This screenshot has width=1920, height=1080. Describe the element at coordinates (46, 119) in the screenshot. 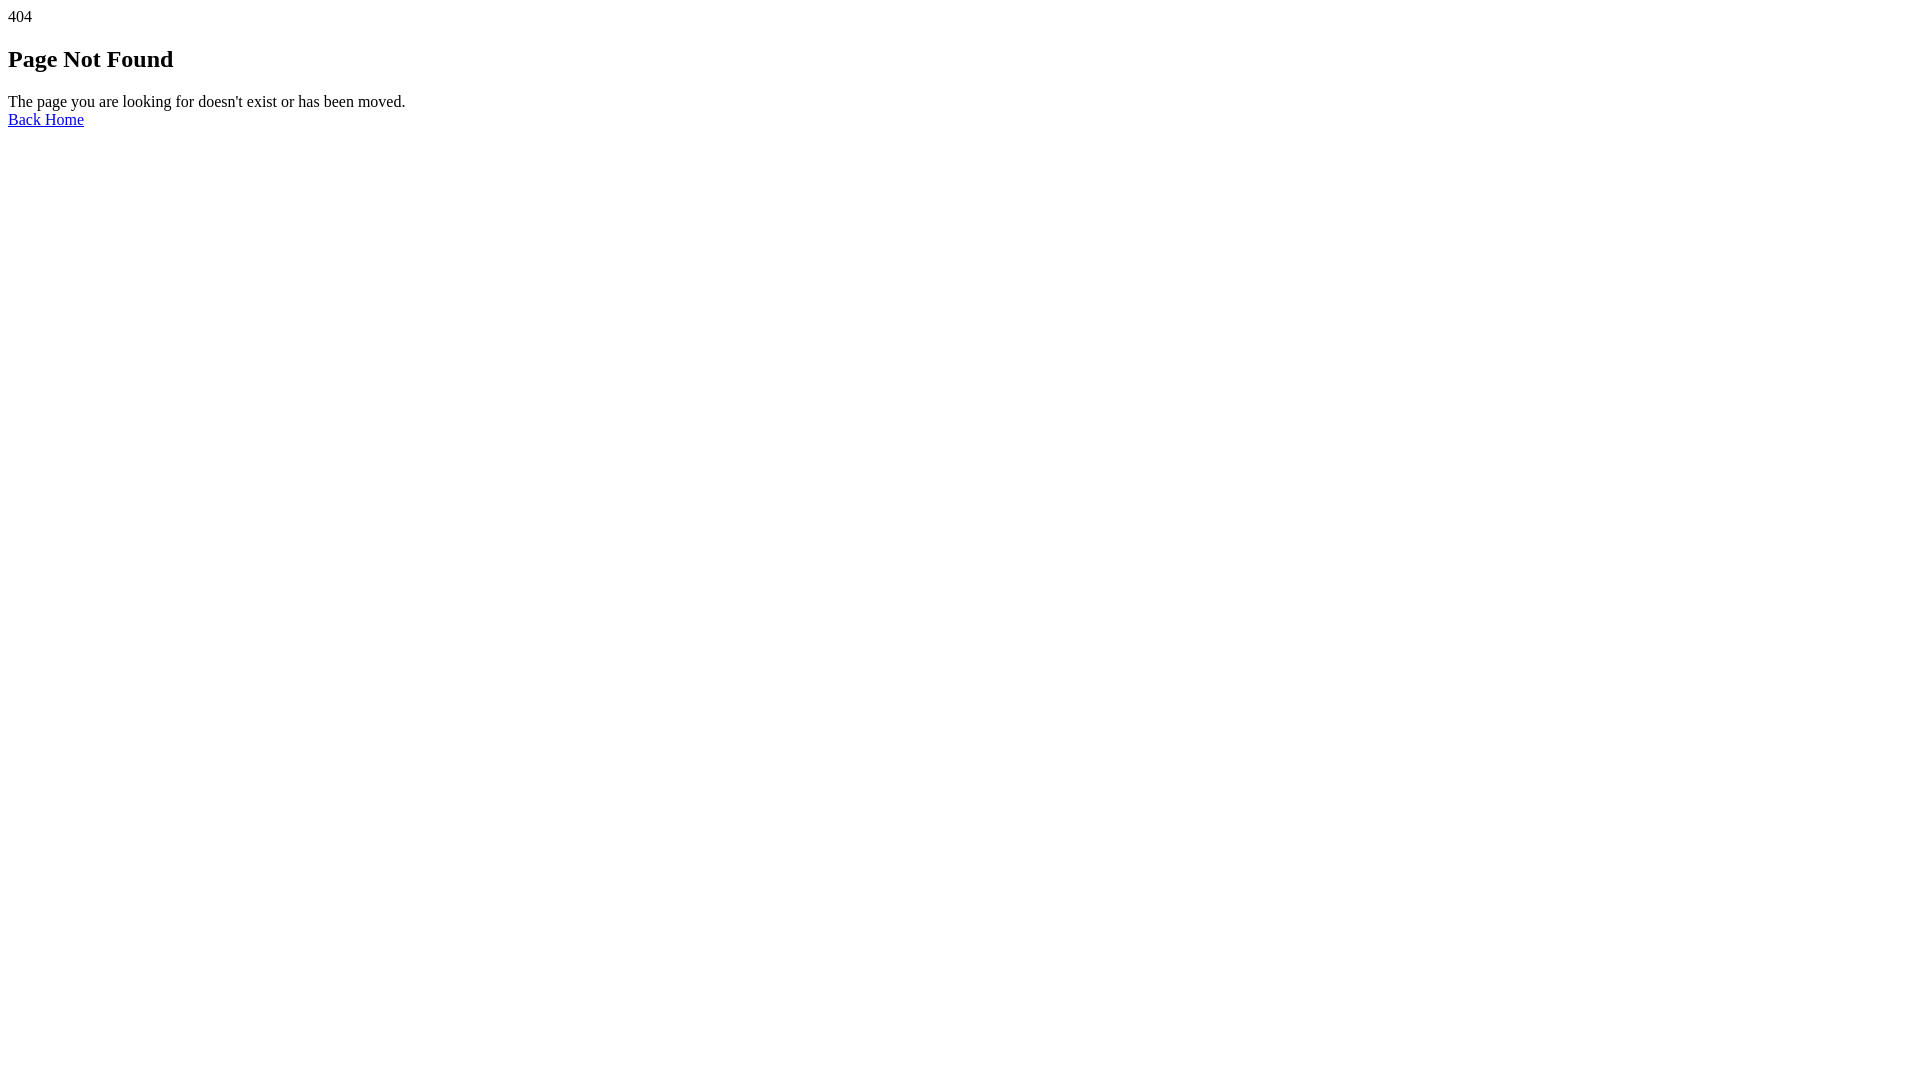

I see `'Back Home'` at that location.